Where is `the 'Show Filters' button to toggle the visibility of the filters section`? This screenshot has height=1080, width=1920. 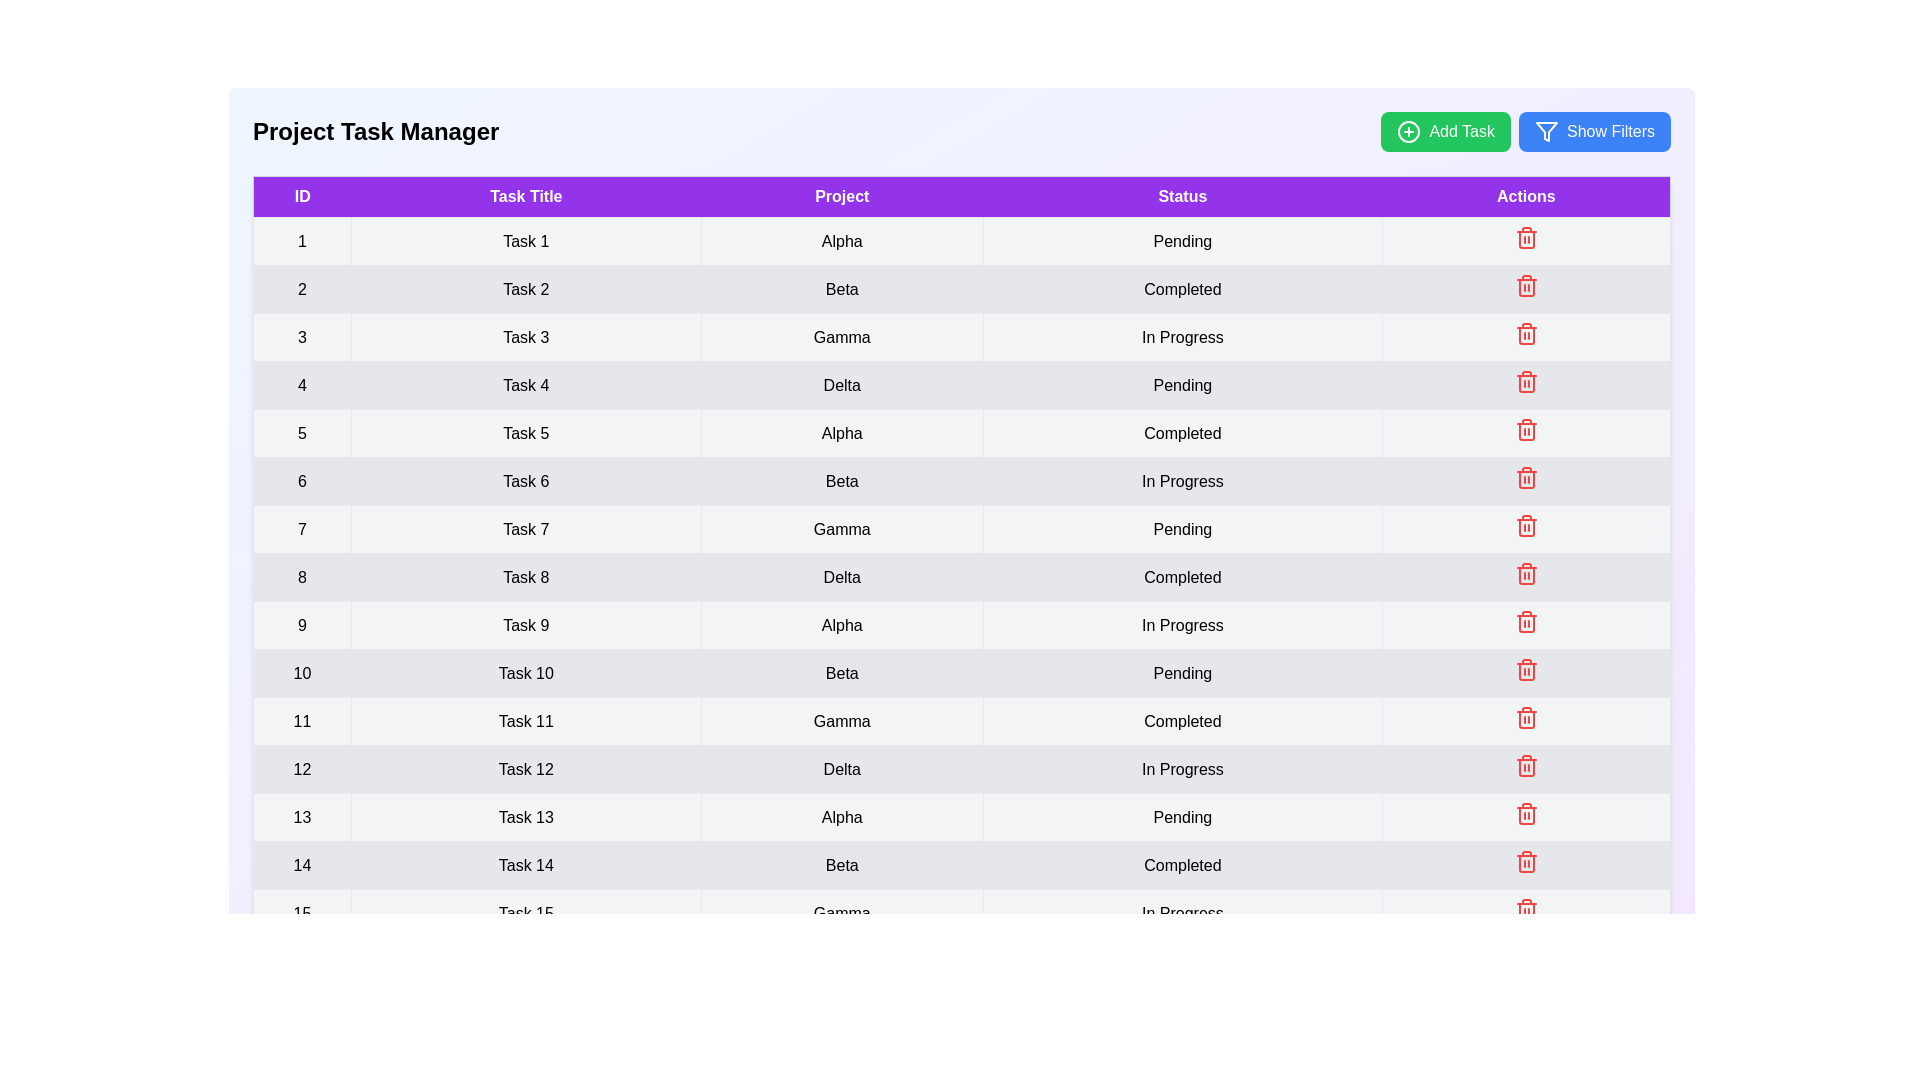
the 'Show Filters' button to toggle the visibility of the filters section is located at coordinates (1593, 131).